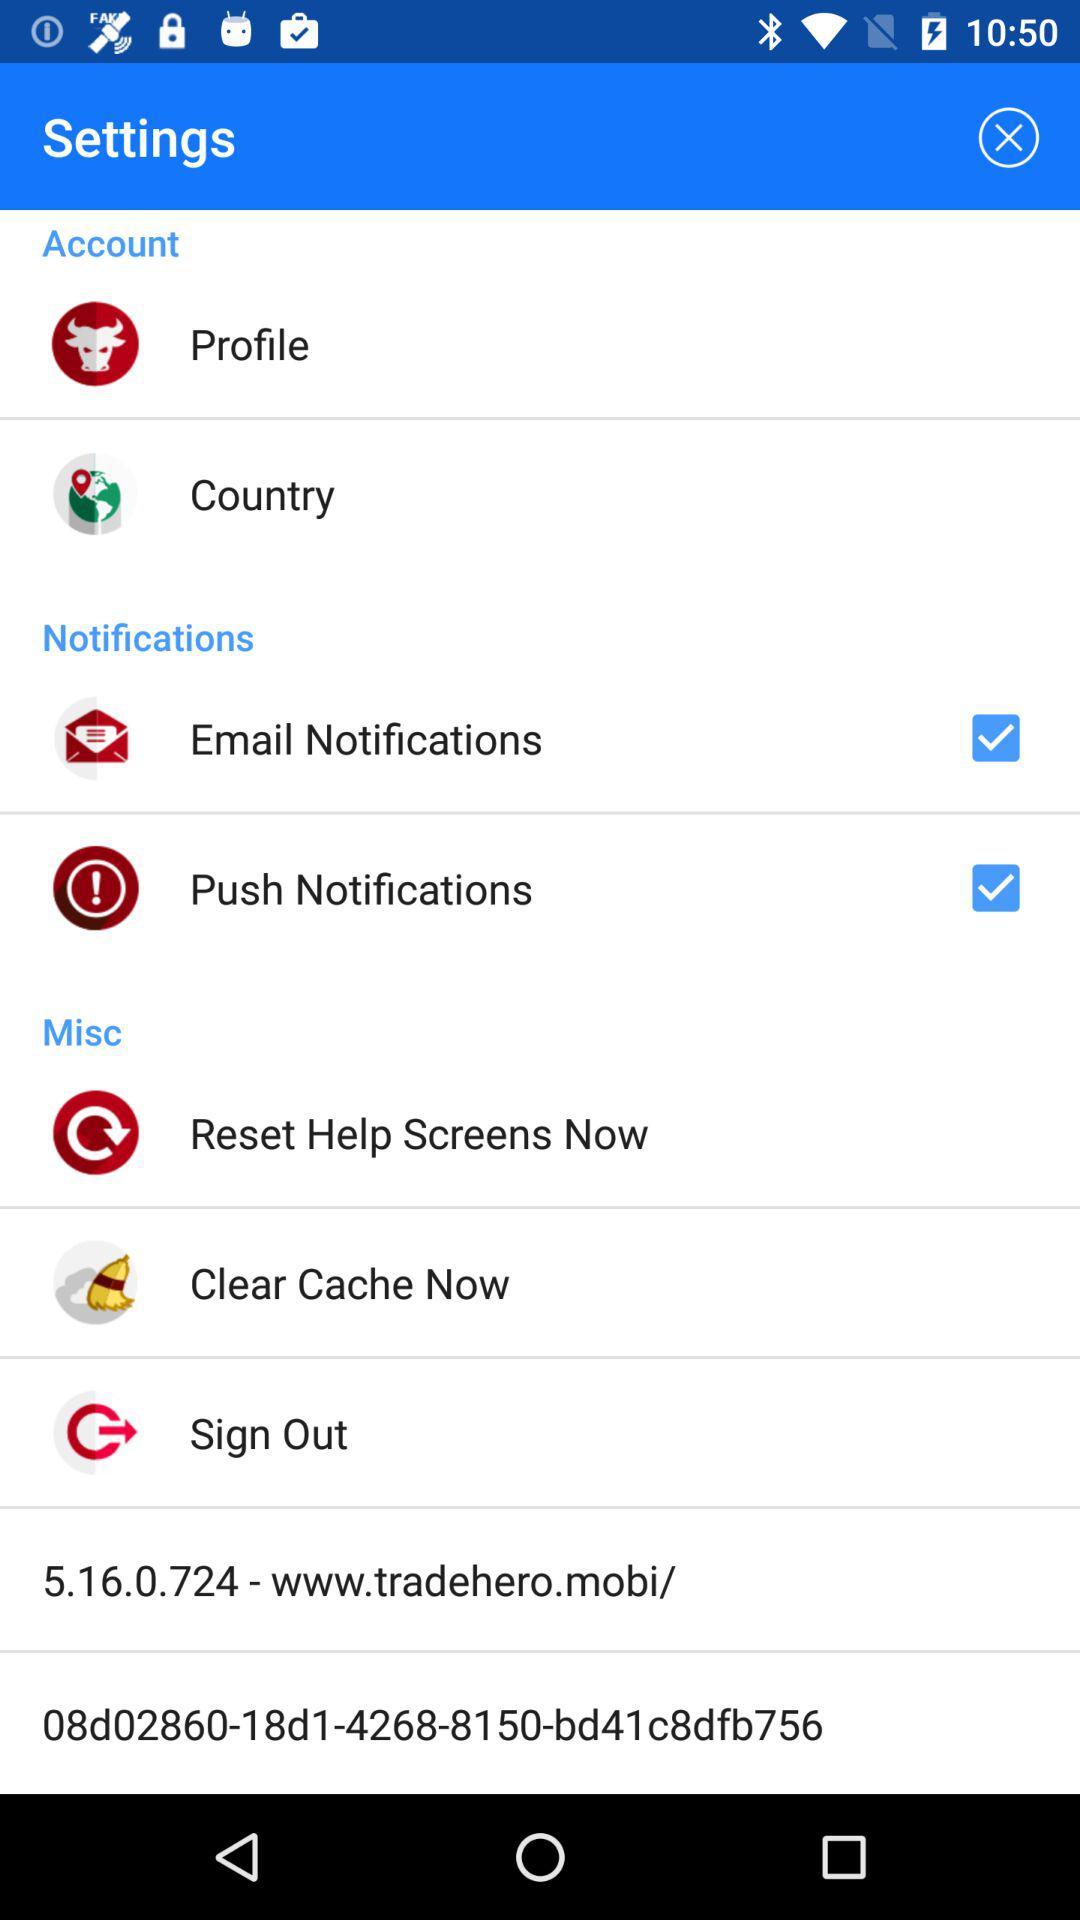 Image resolution: width=1080 pixels, height=1920 pixels. Describe the element at coordinates (358, 1578) in the screenshot. I see `5 16 0` at that location.